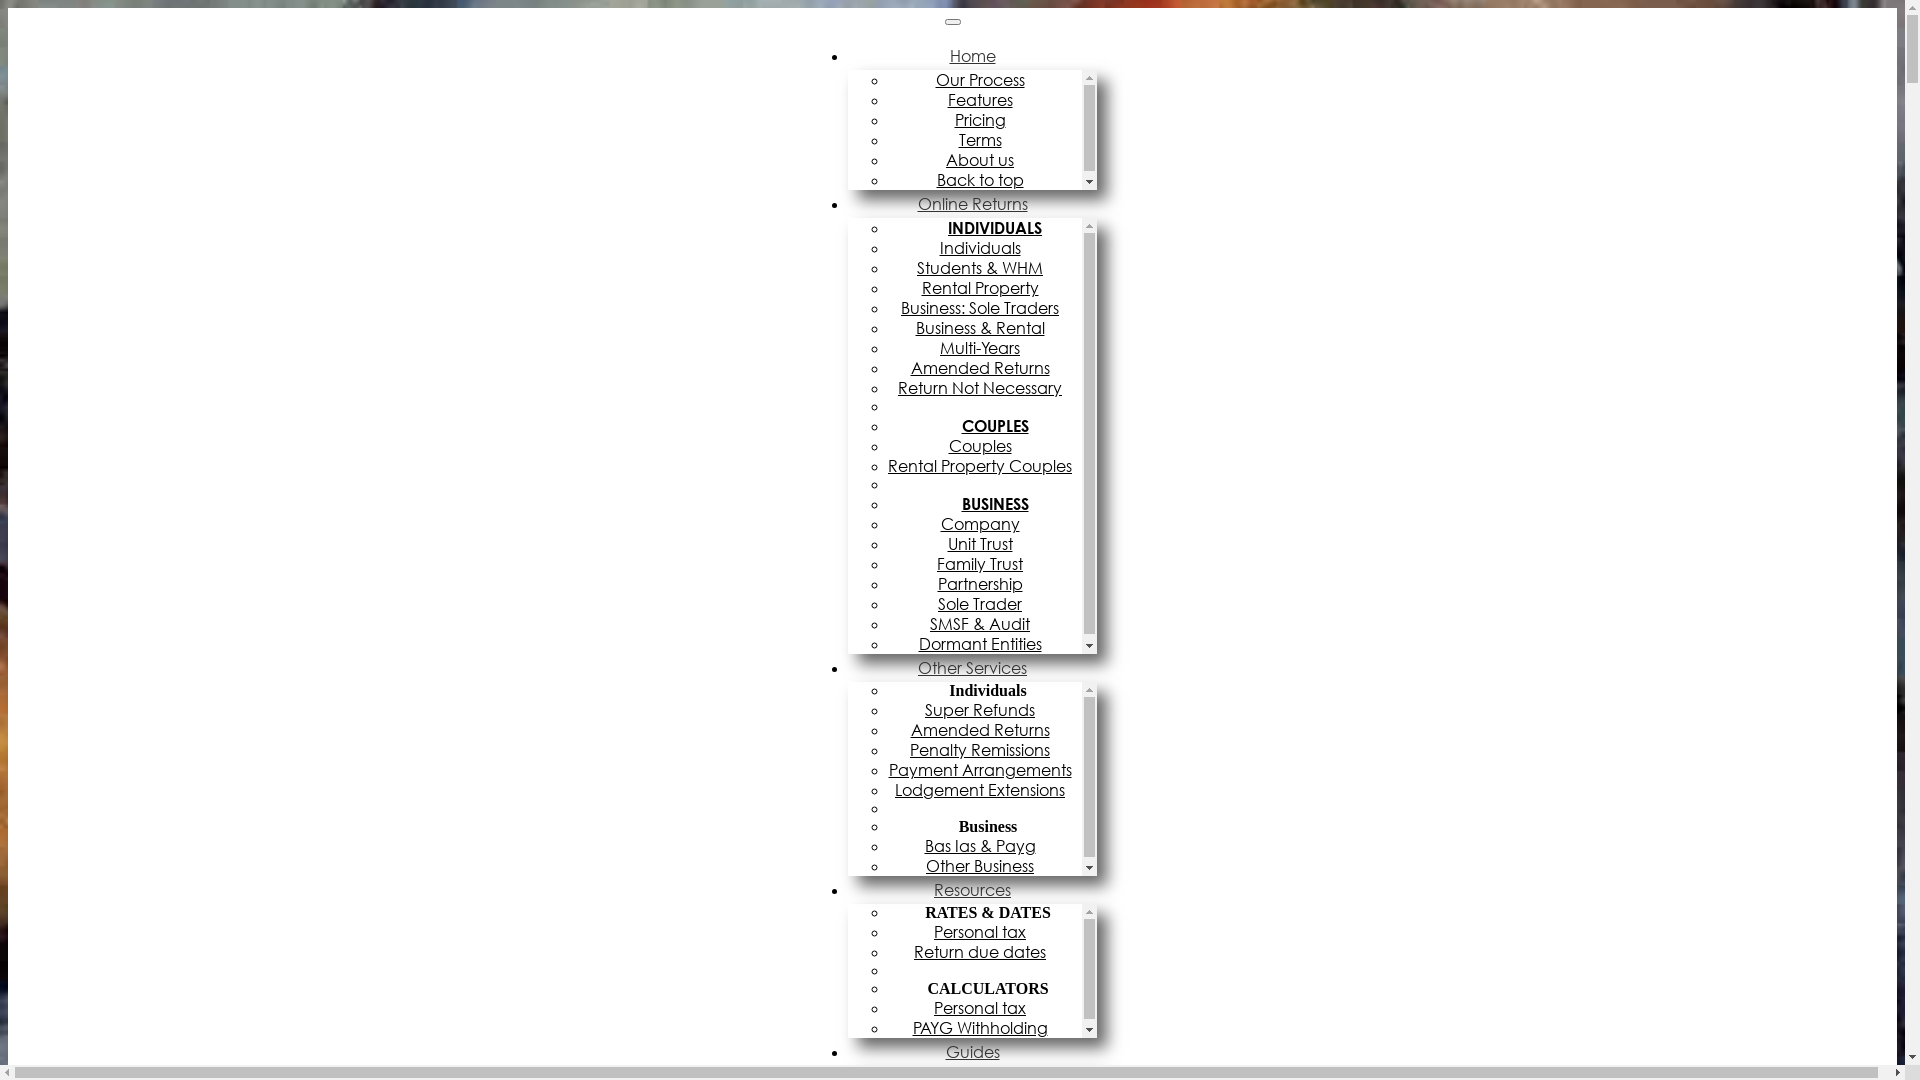  What do you see at coordinates (984, 119) in the screenshot?
I see `'Pricing'` at bounding box center [984, 119].